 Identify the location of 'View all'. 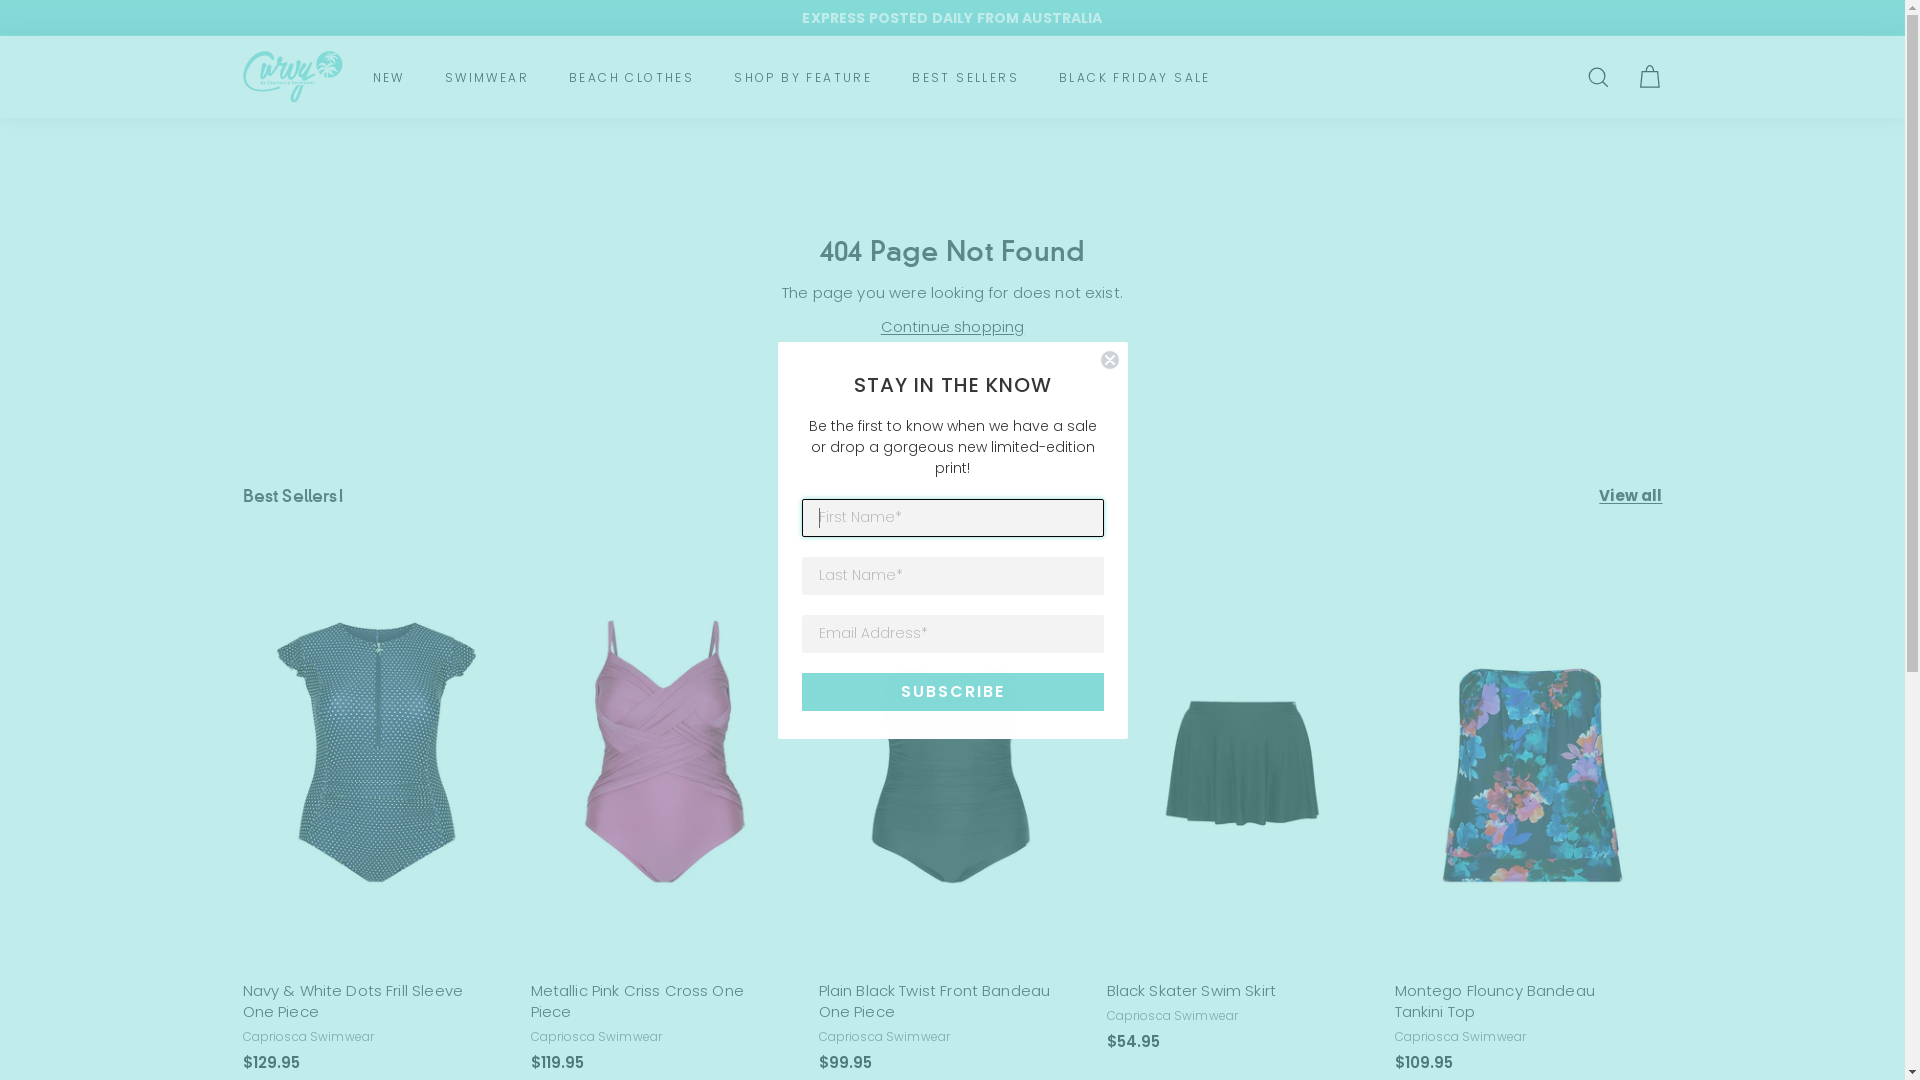
(1630, 495).